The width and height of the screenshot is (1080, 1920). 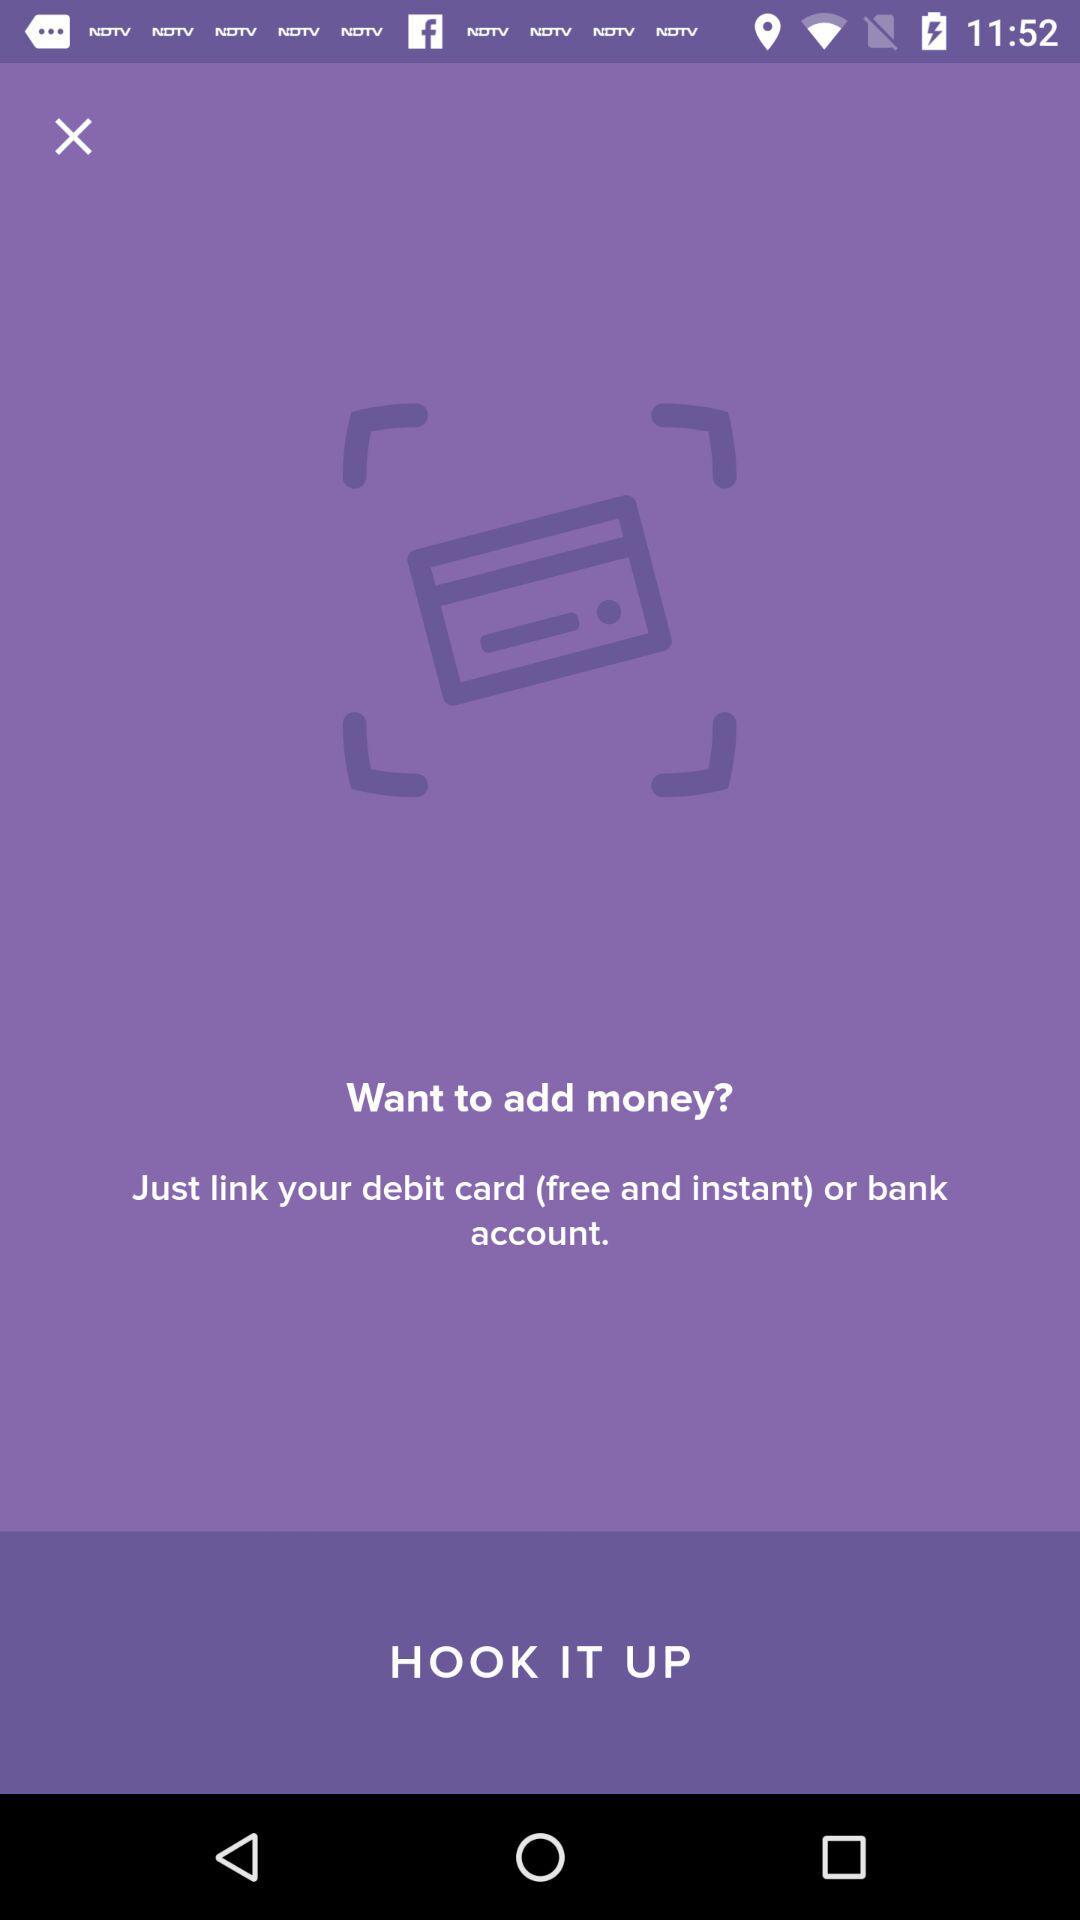 What do you see at coordinates (540, 1662) in the screenshot?
I see `the hook it up item` at bounding box center [540, 1662].